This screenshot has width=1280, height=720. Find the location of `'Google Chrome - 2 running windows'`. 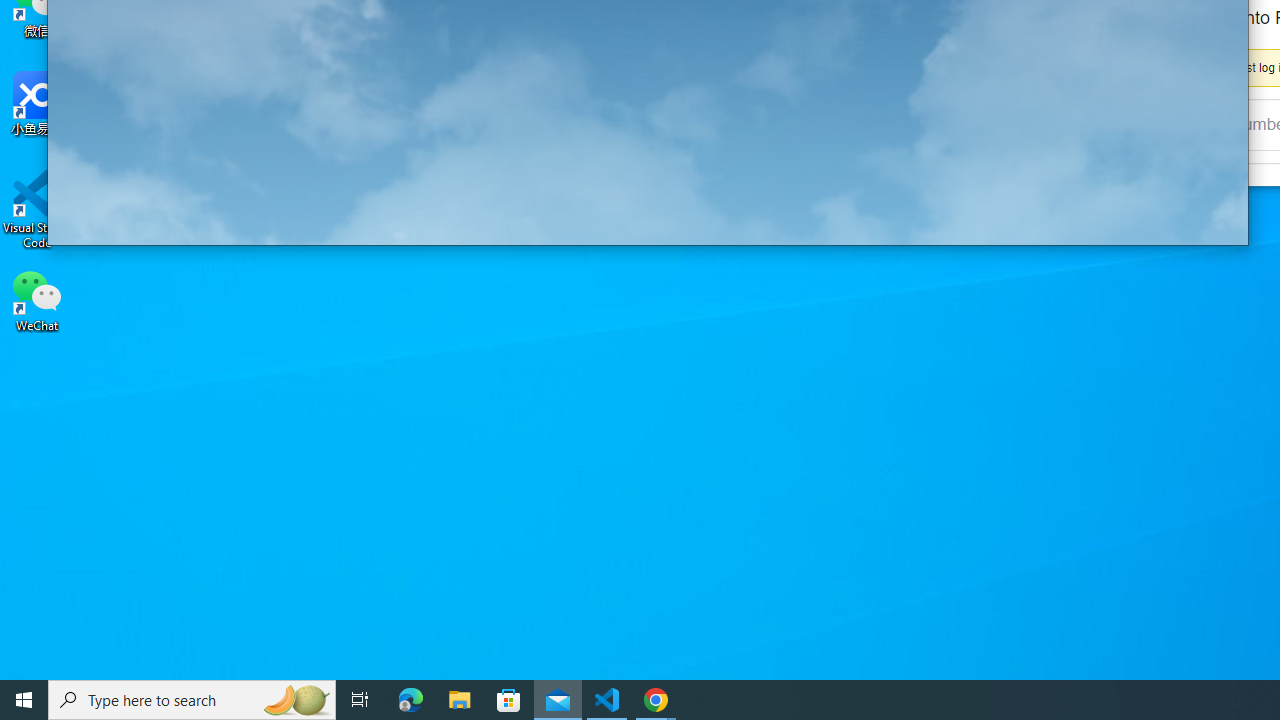

'Google Chrome - 2 running windows' is located at coordinates (656, 698).